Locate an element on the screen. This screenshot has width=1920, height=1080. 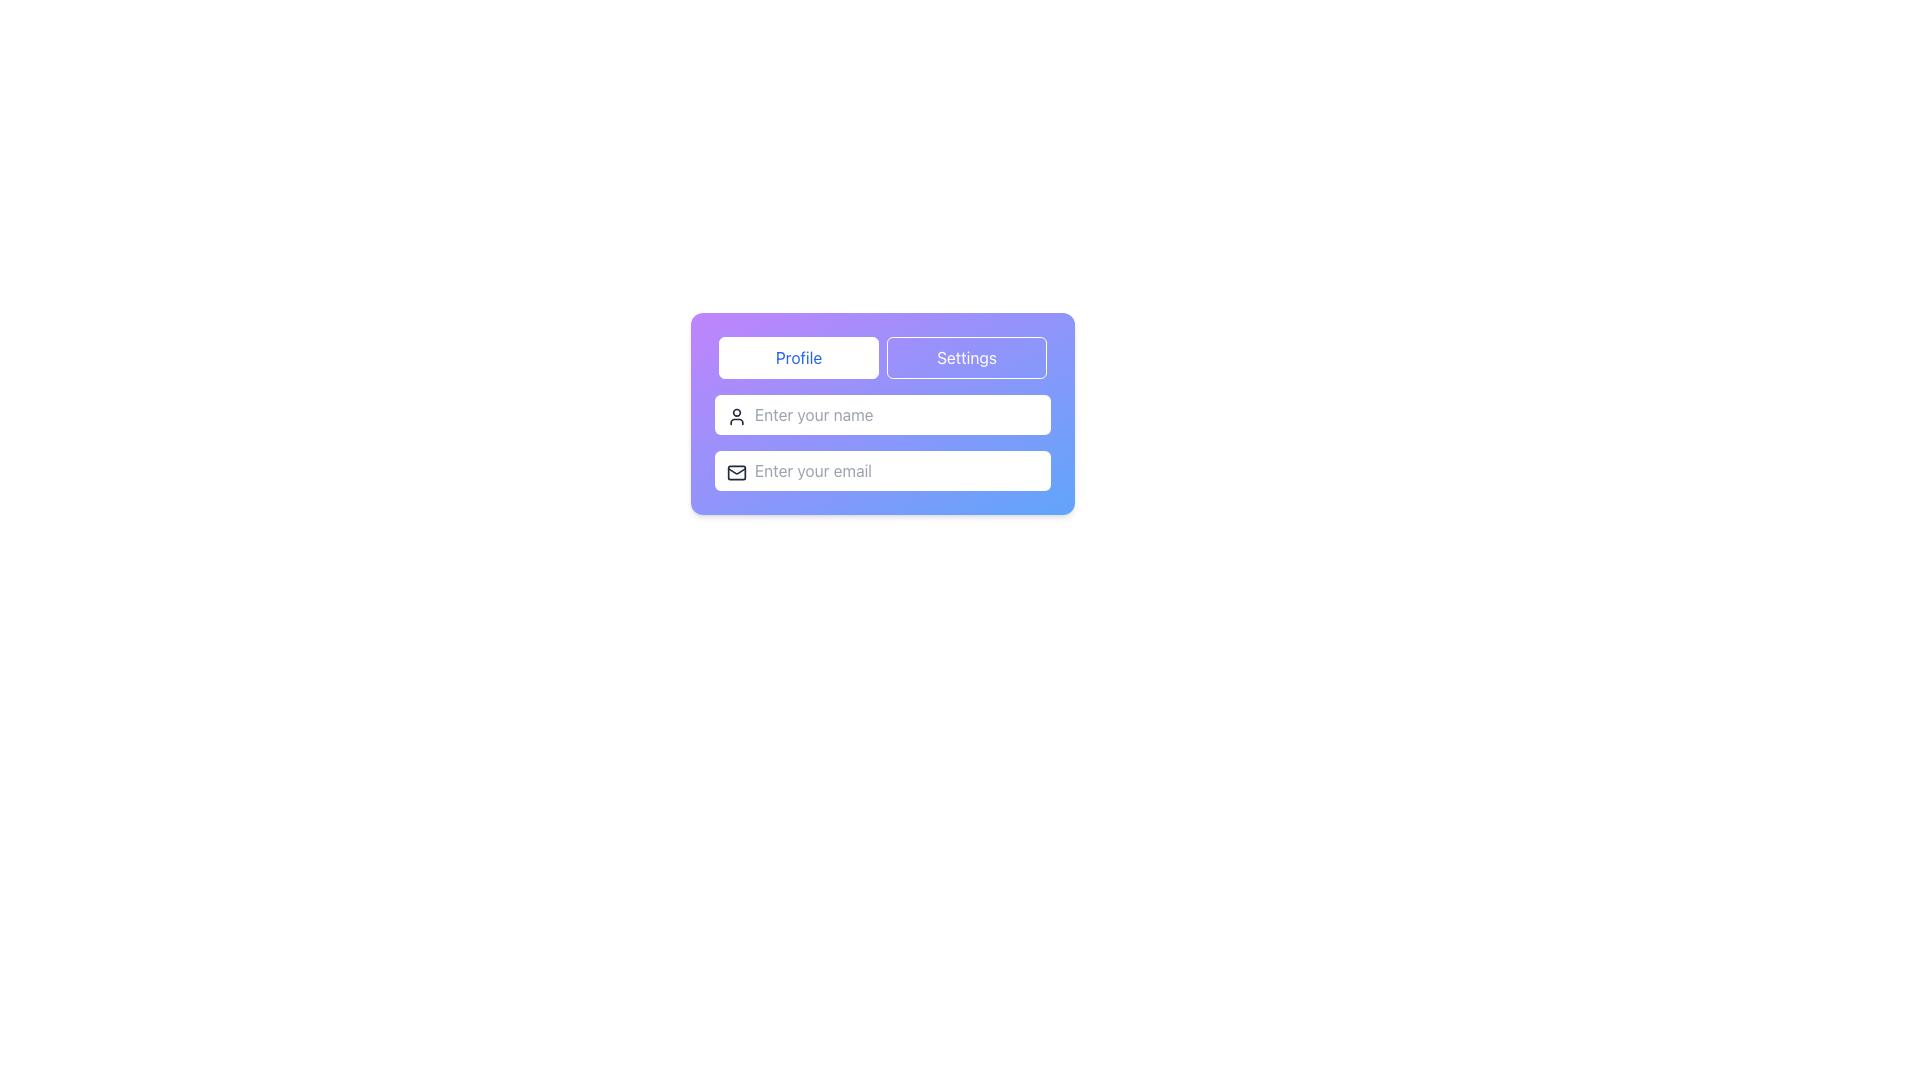
the settings navigation button located to the right of the 'Profile' button at the top of the panel is located at coordinates (966, 357).